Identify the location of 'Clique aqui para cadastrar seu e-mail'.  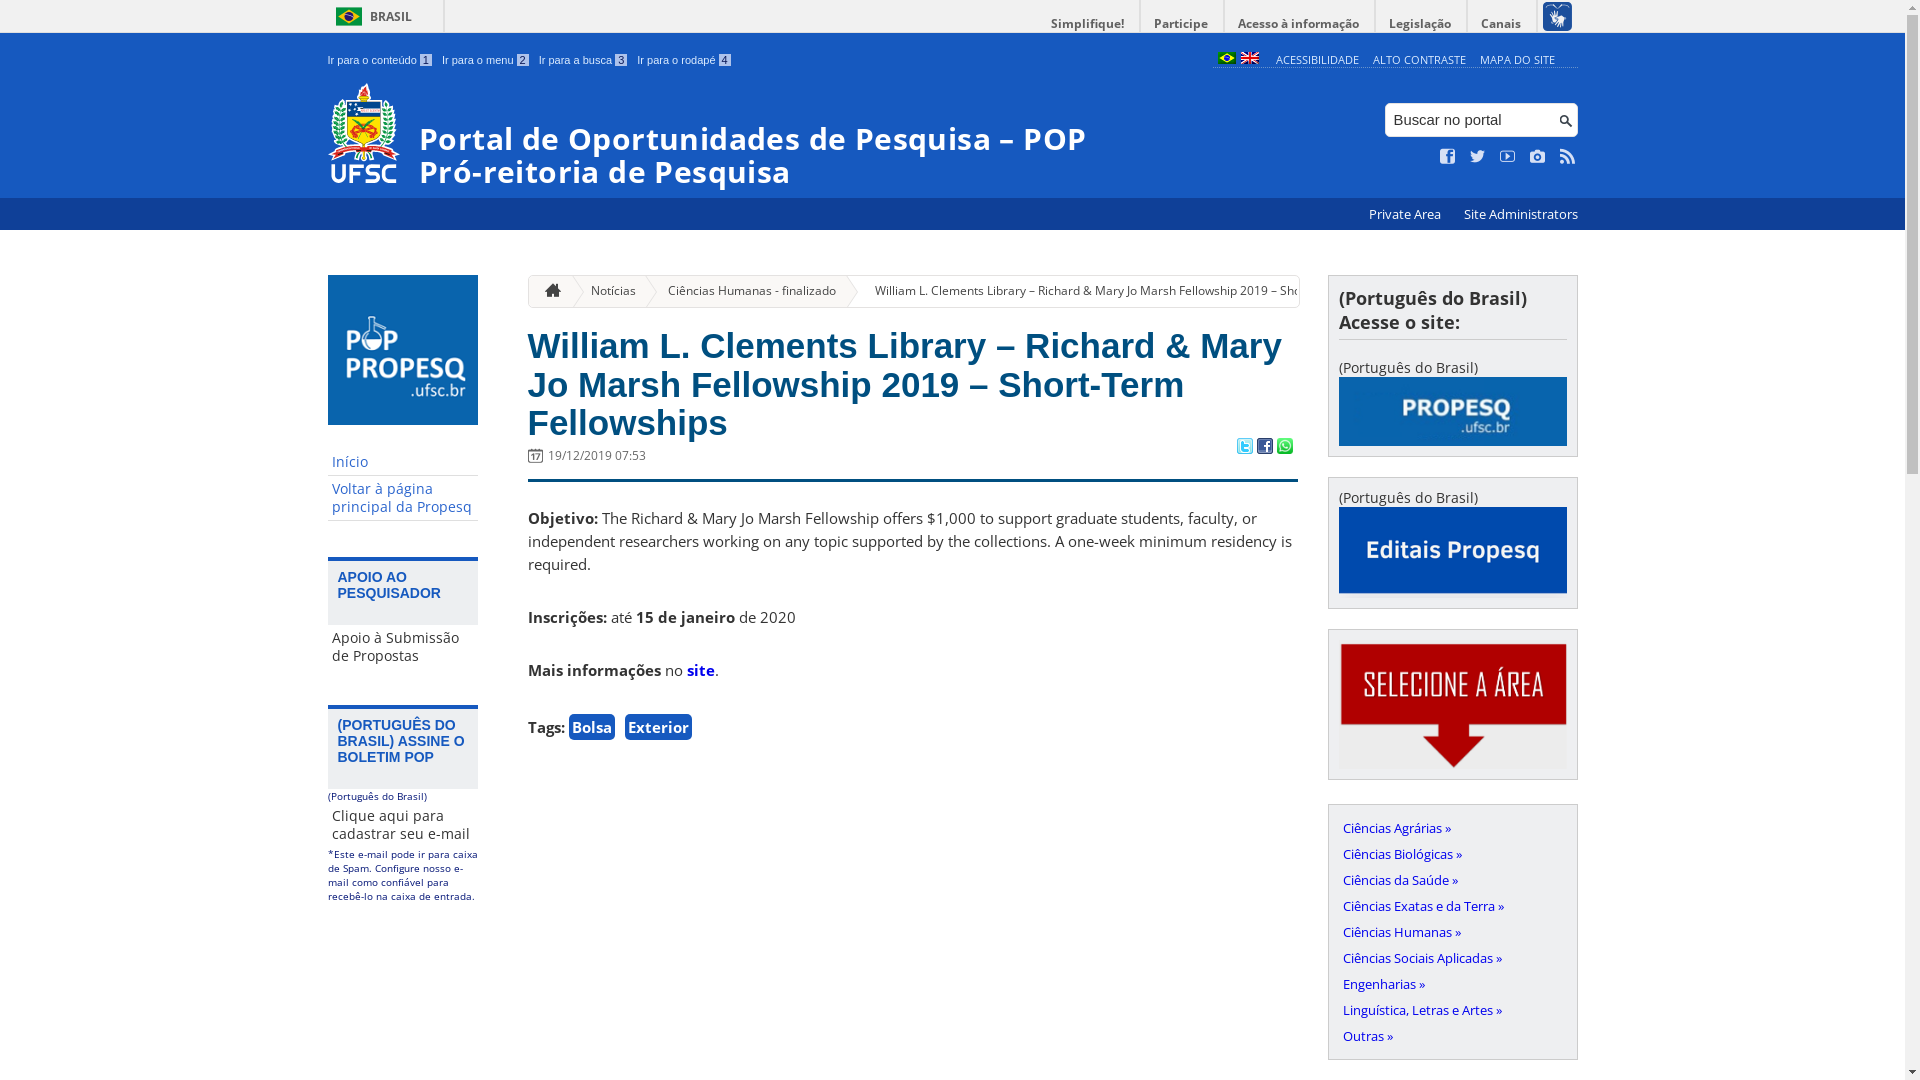
(327, 825).